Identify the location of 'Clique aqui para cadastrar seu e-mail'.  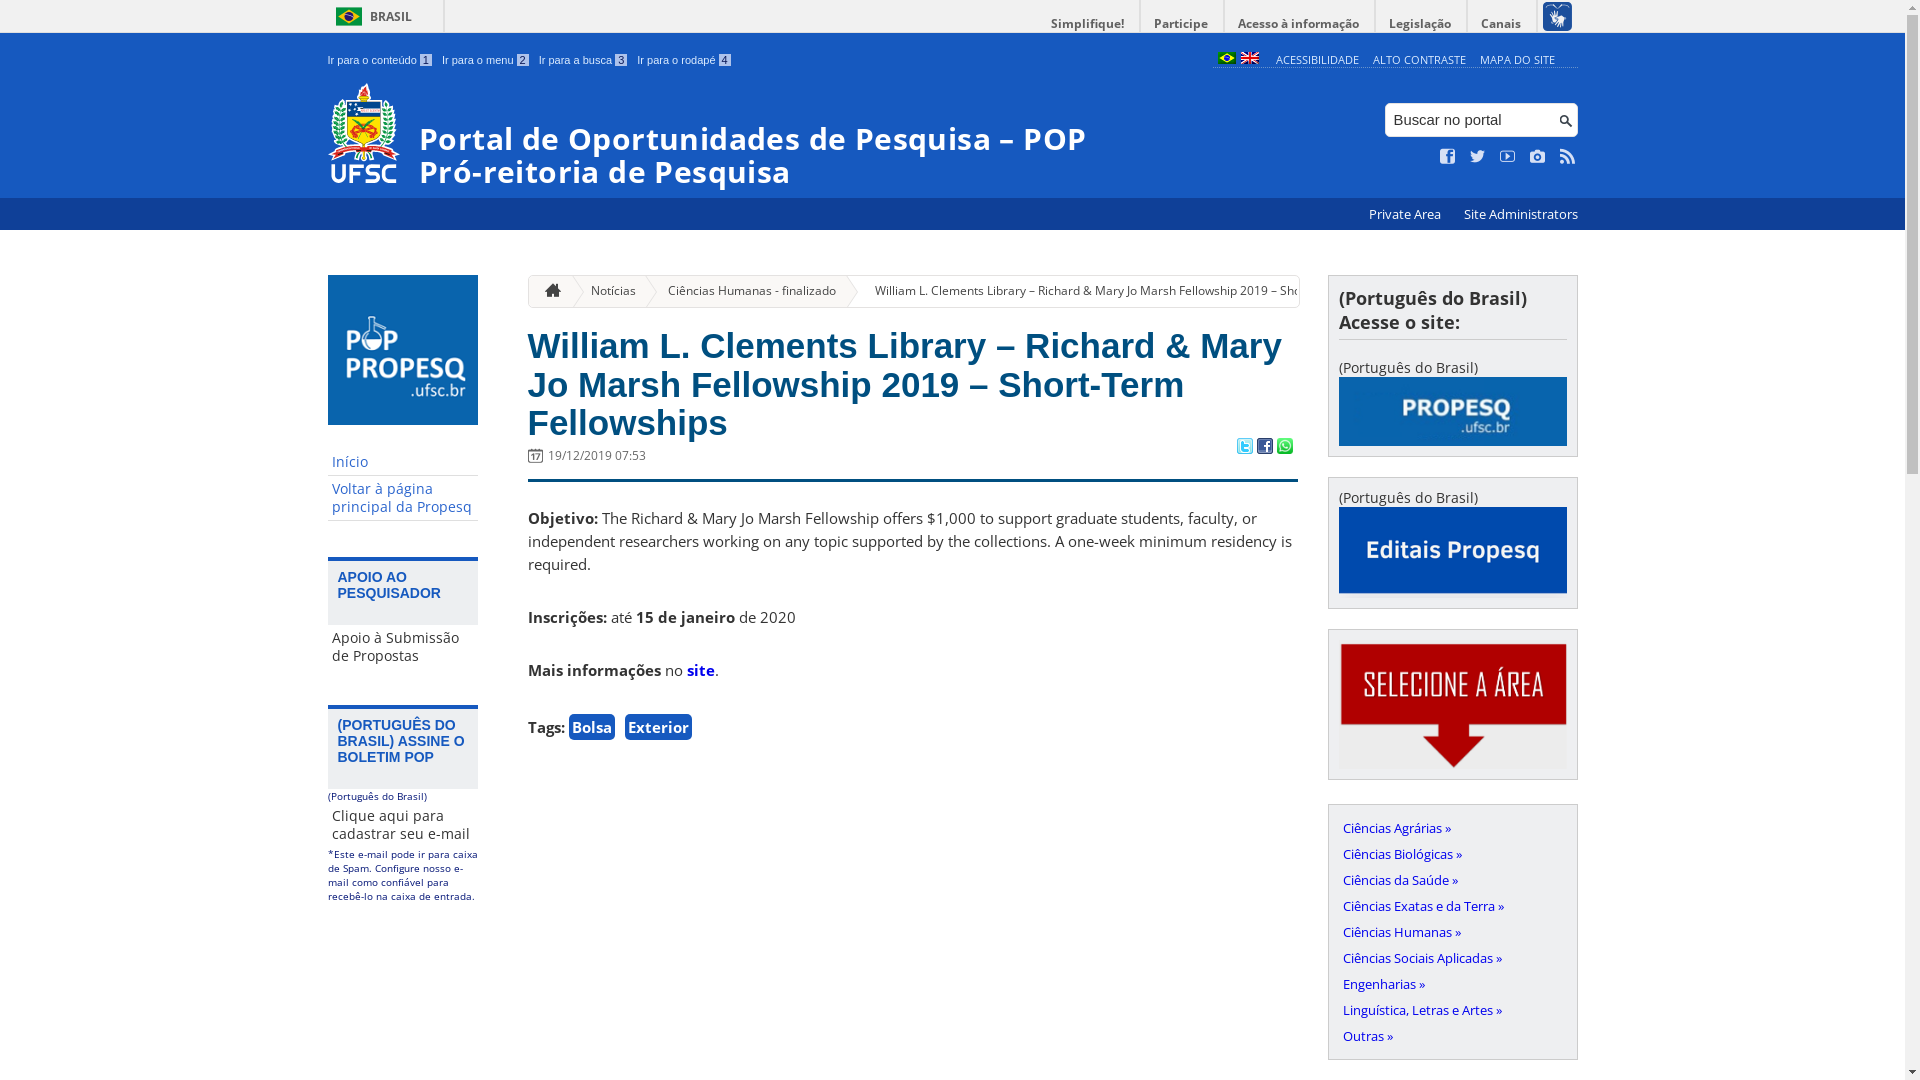
(327, 825).